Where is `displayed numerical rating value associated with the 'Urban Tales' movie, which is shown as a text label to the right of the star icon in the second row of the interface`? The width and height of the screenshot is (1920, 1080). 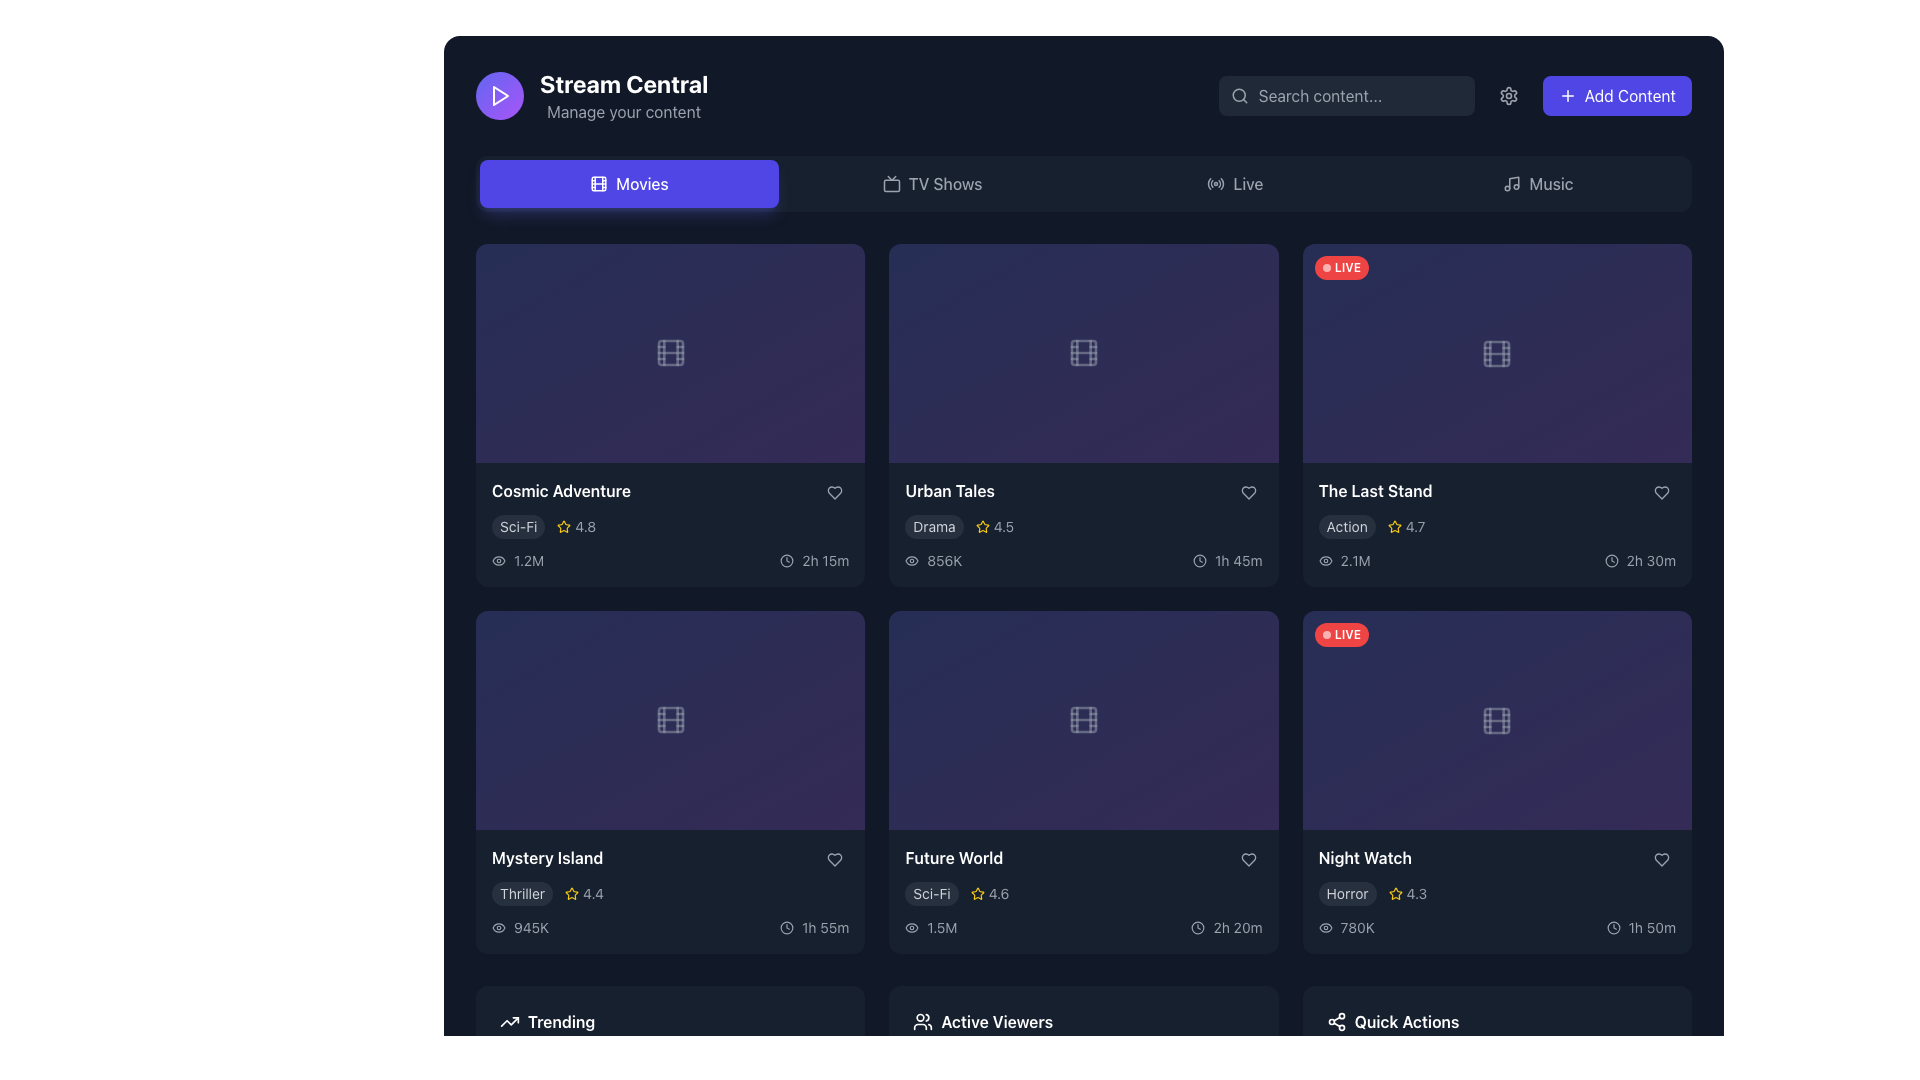 displayed numerical rating value associated with the 'Urban Tales' movie, which is shown as a text label to the right of the star icon in the second row of the interface is located at coordinates (1003, 525).